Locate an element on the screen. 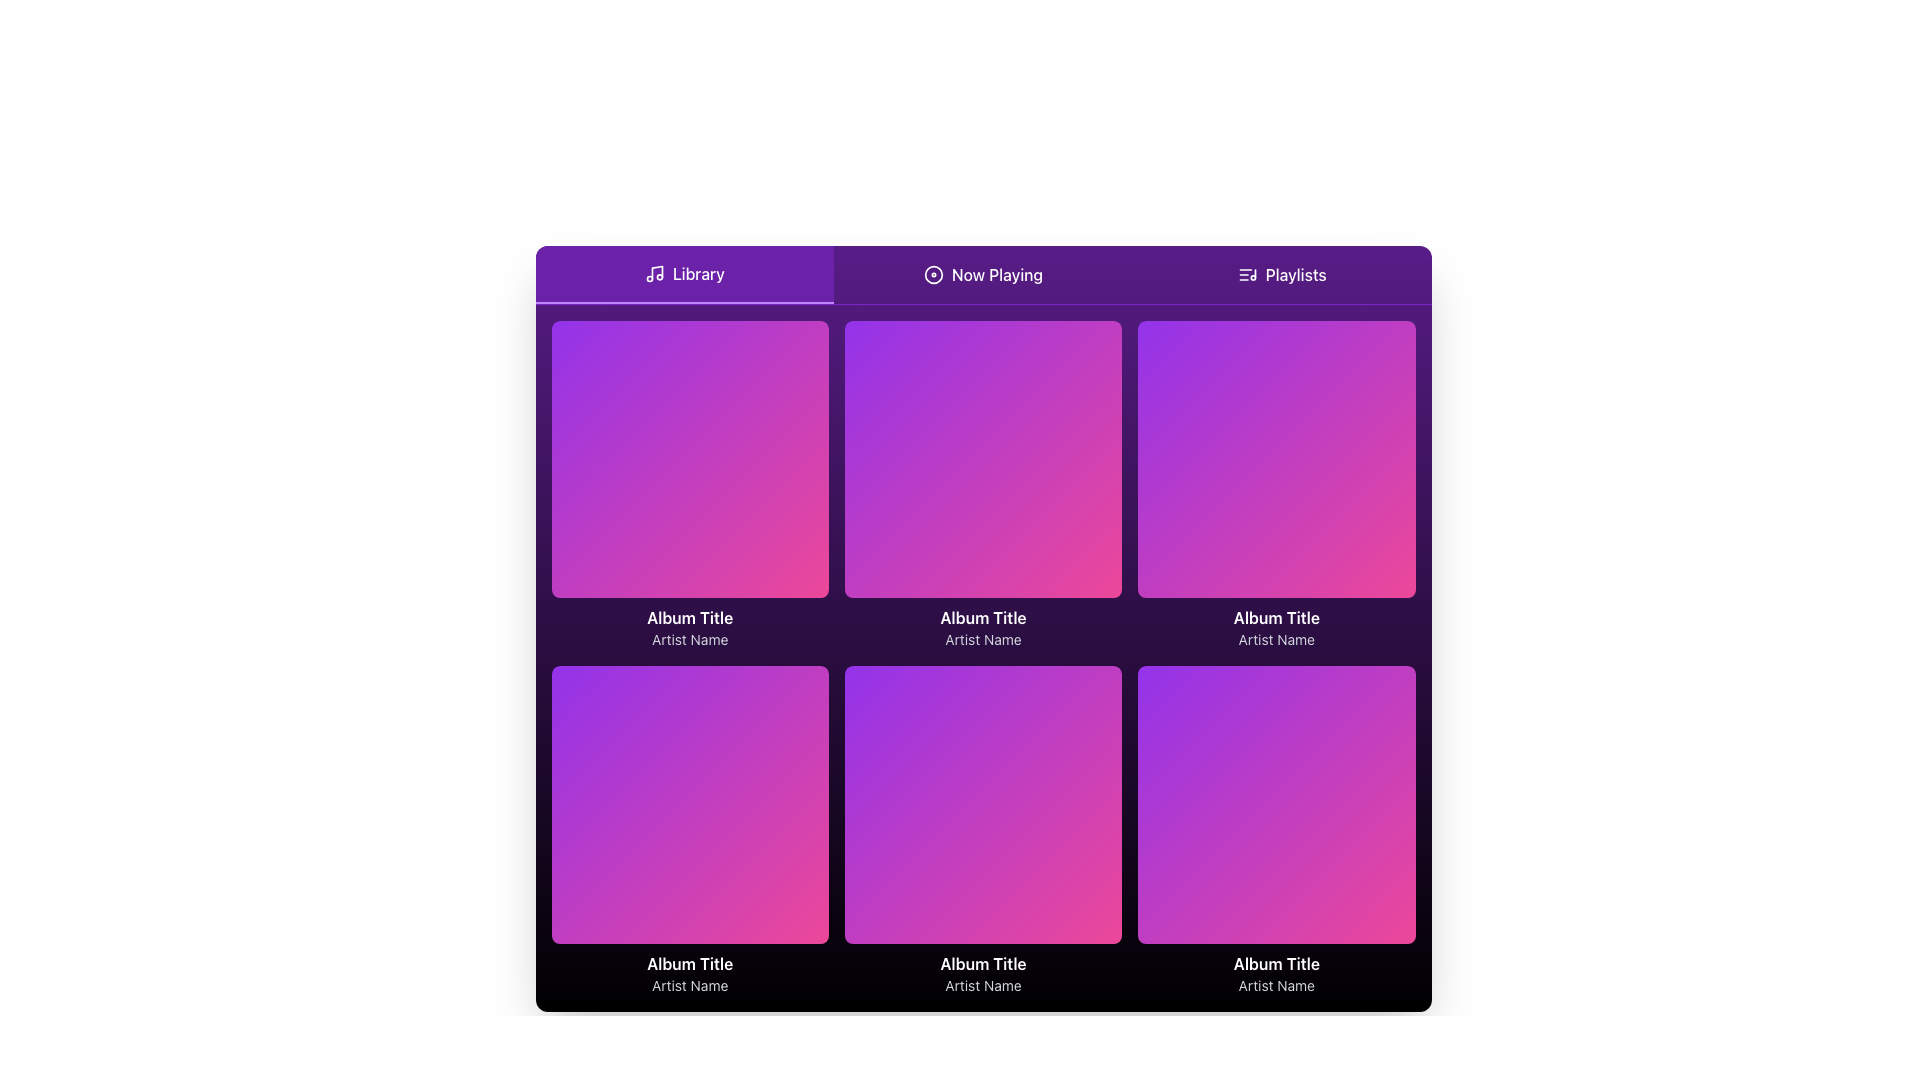 The height and width of the screenshot is (1080, 1920). the media card for the album located in the top-left position of the grid layout is located at coordinates (690, 485).